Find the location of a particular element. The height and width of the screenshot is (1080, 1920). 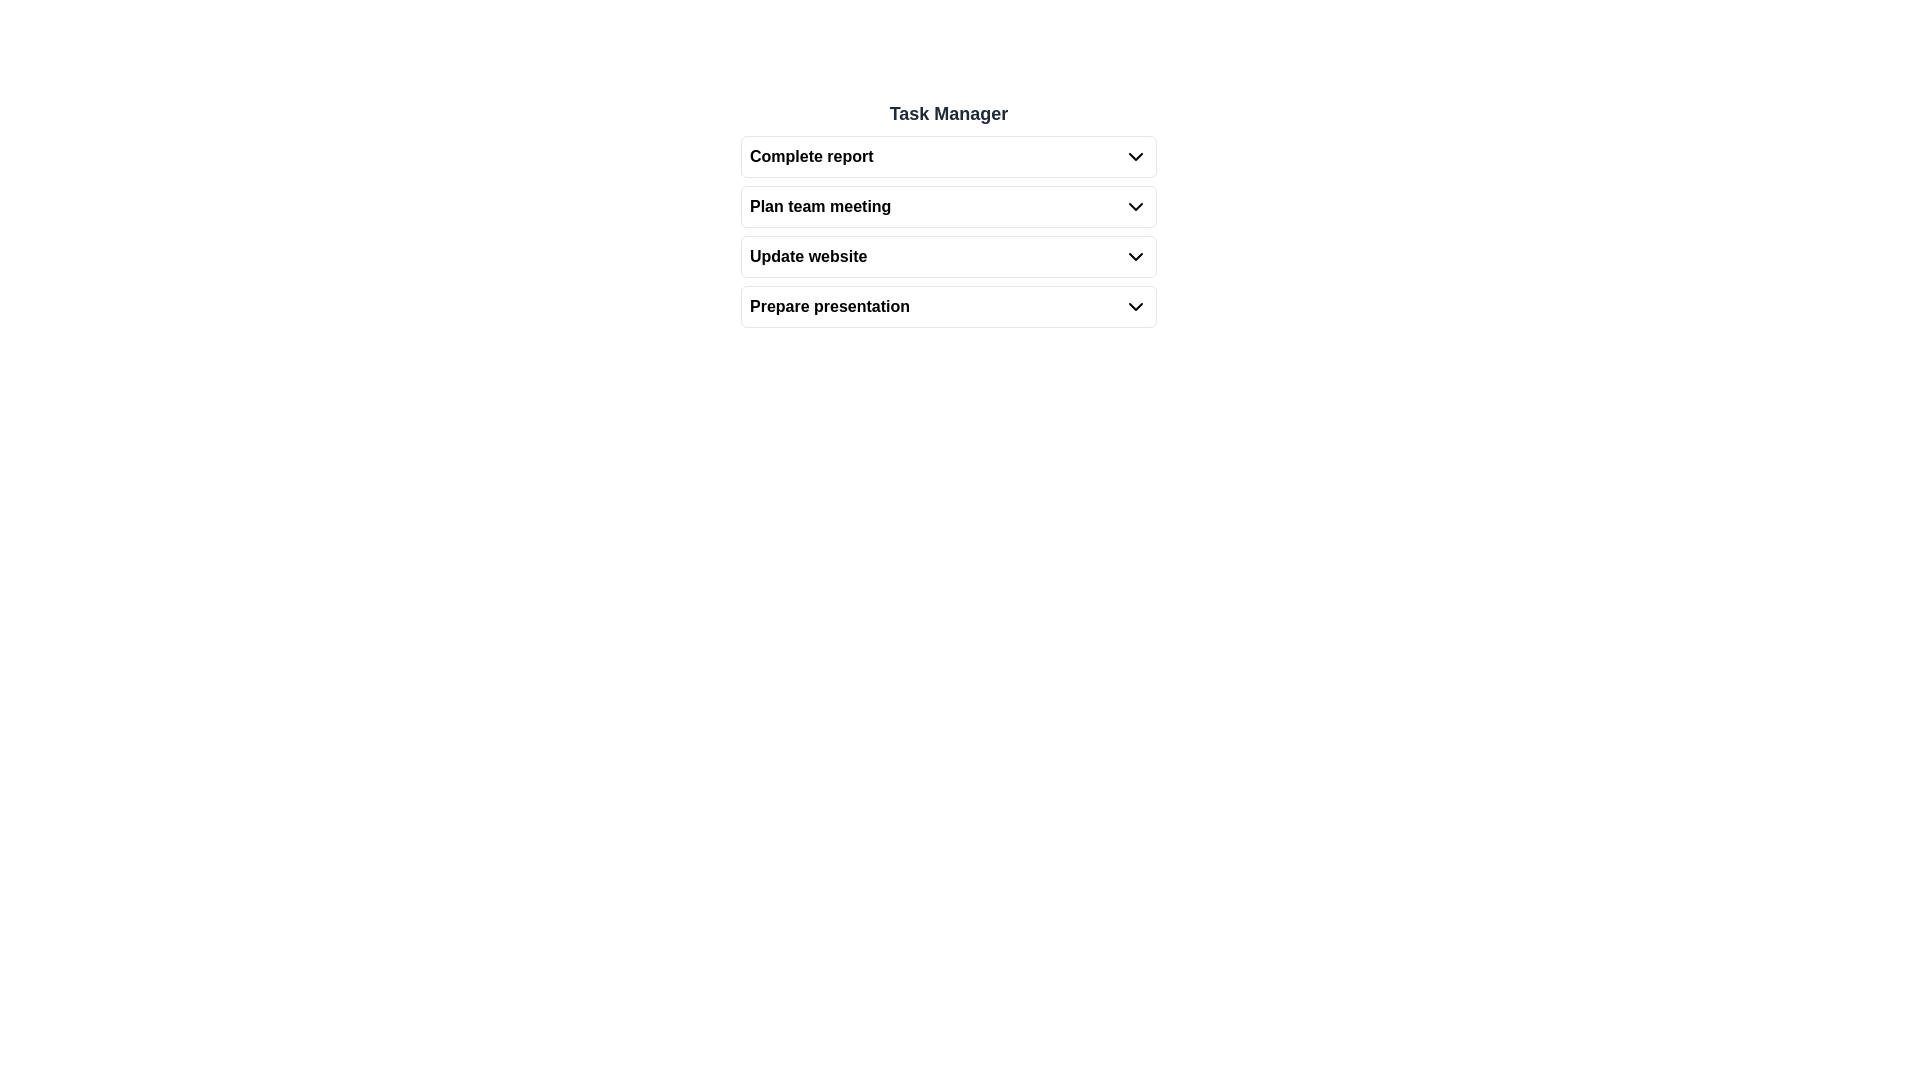

the static text element that reads 'Plan team meeting', which is the second item in the vertical list within the 'Task Manager' box is located at coordinates (820, 207).